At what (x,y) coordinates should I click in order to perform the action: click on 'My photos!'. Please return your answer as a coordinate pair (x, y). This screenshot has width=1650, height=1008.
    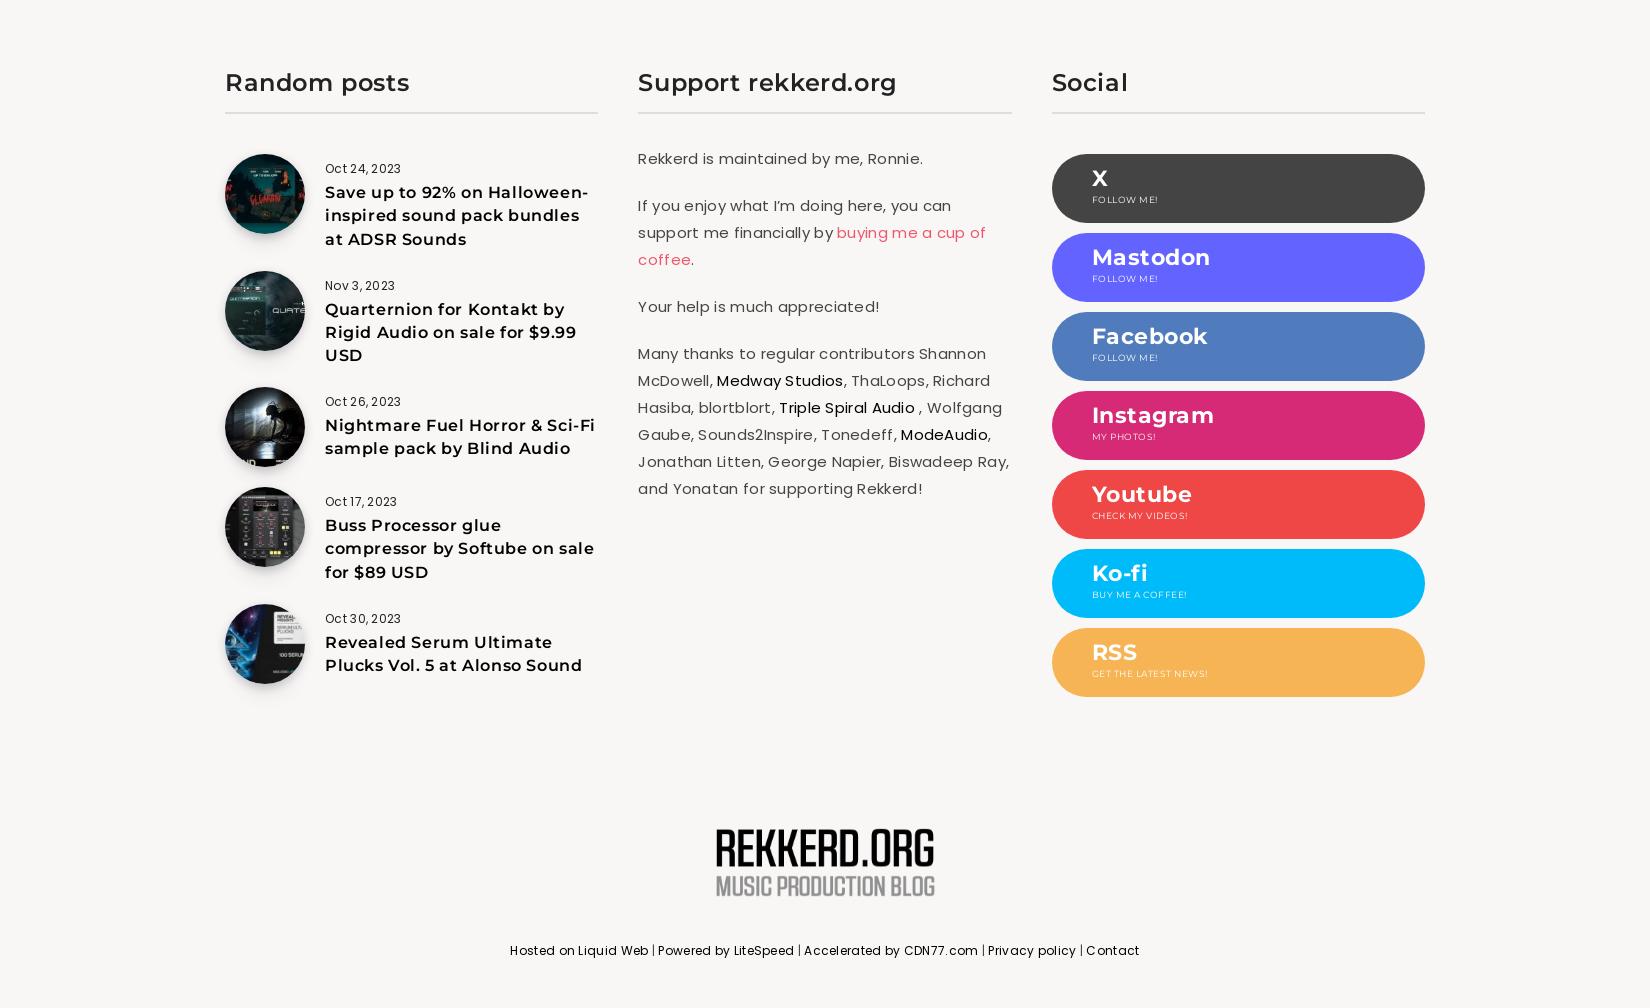
    Looking at the image, I should click on (1122, 436).